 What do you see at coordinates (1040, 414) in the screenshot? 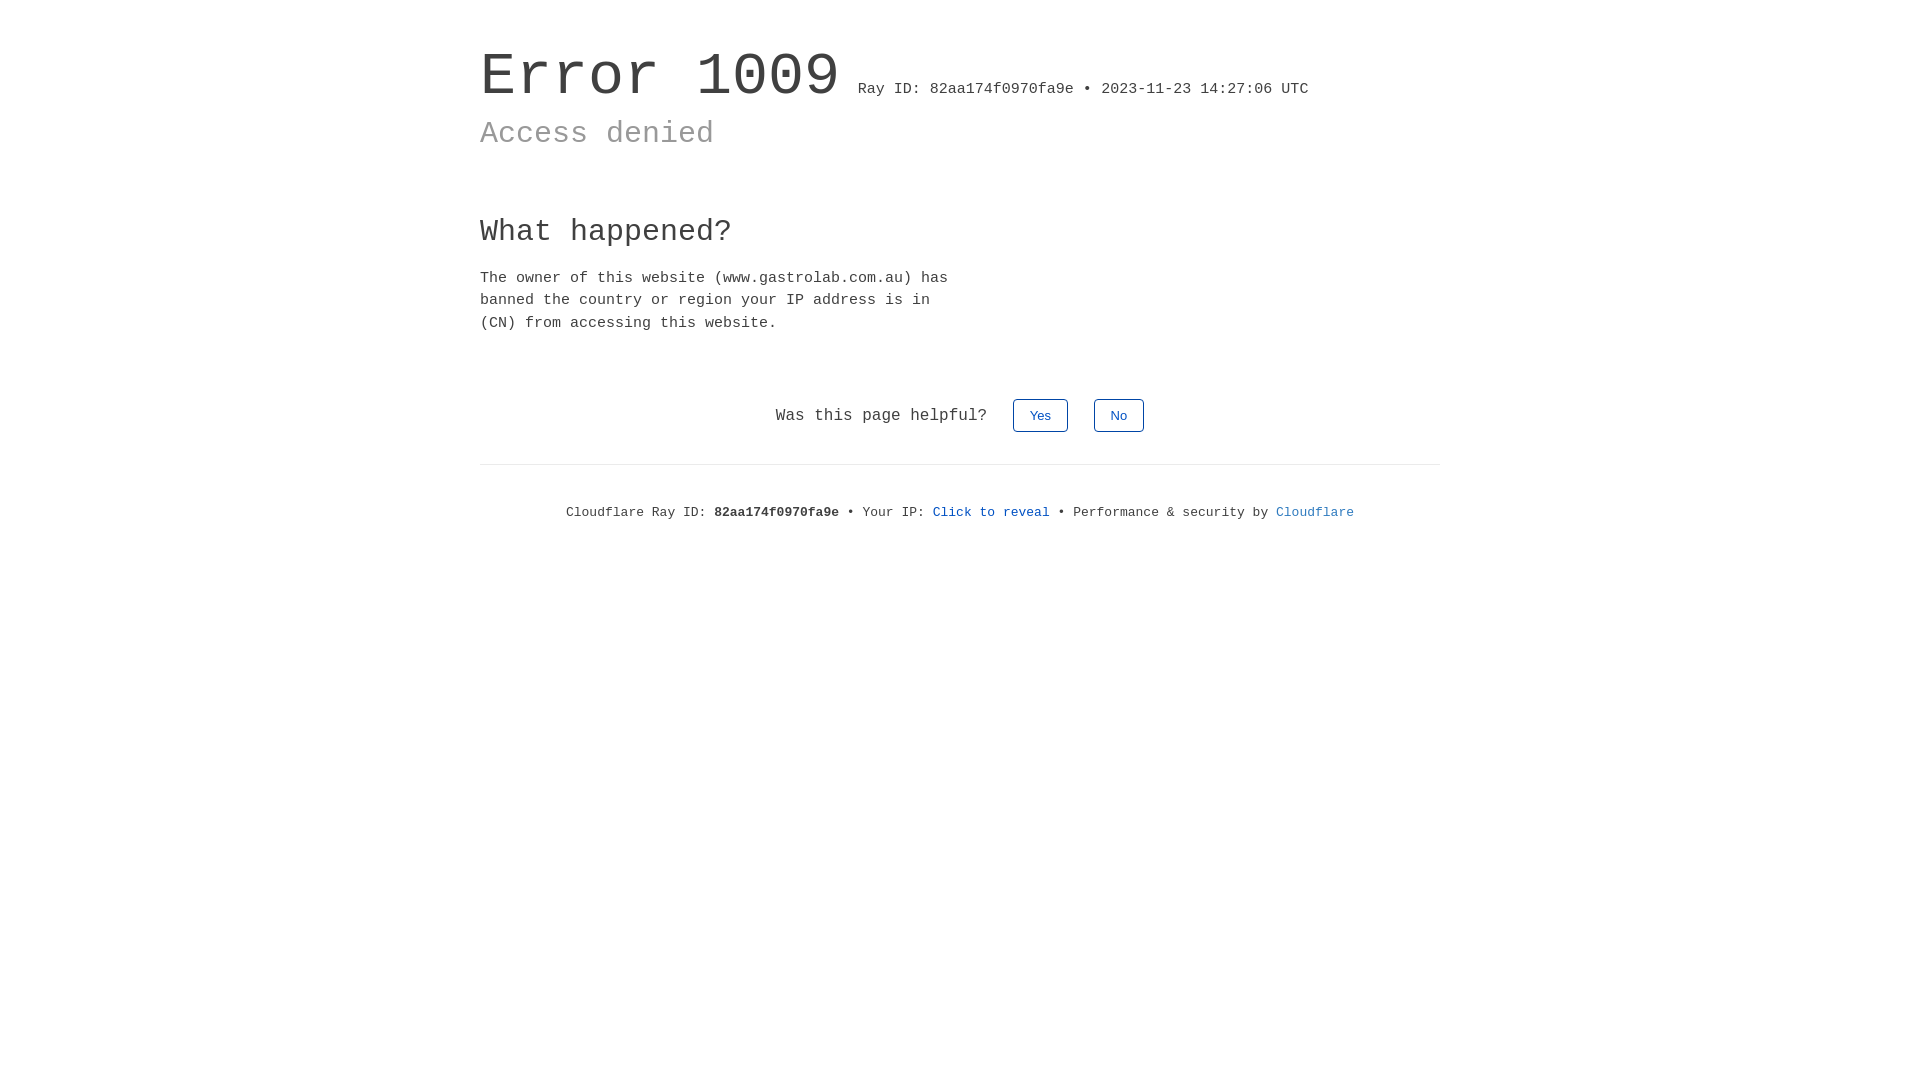
I see `'Yes'` at bounding box center [1040, 414].